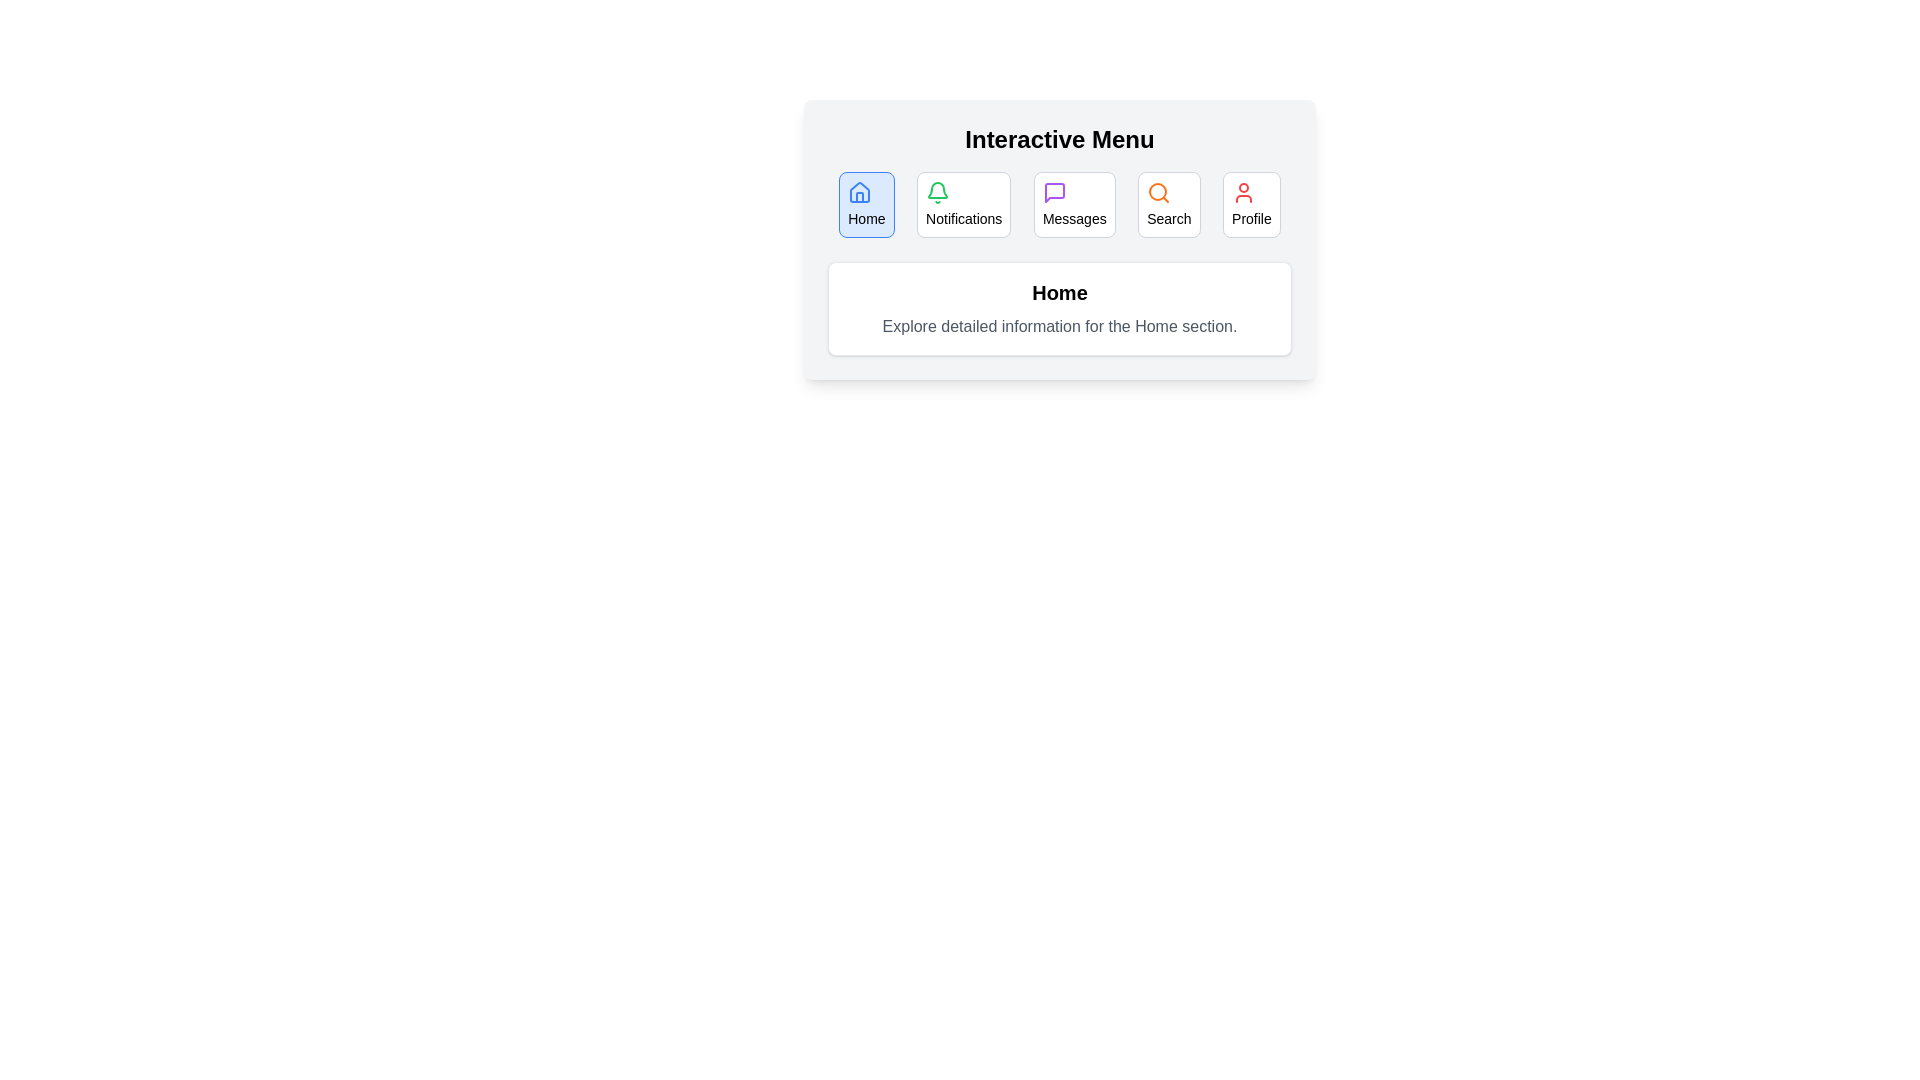  I want to click on the 'Notifications' button, which is the second button in the horizontal menu, so click(964, 204).